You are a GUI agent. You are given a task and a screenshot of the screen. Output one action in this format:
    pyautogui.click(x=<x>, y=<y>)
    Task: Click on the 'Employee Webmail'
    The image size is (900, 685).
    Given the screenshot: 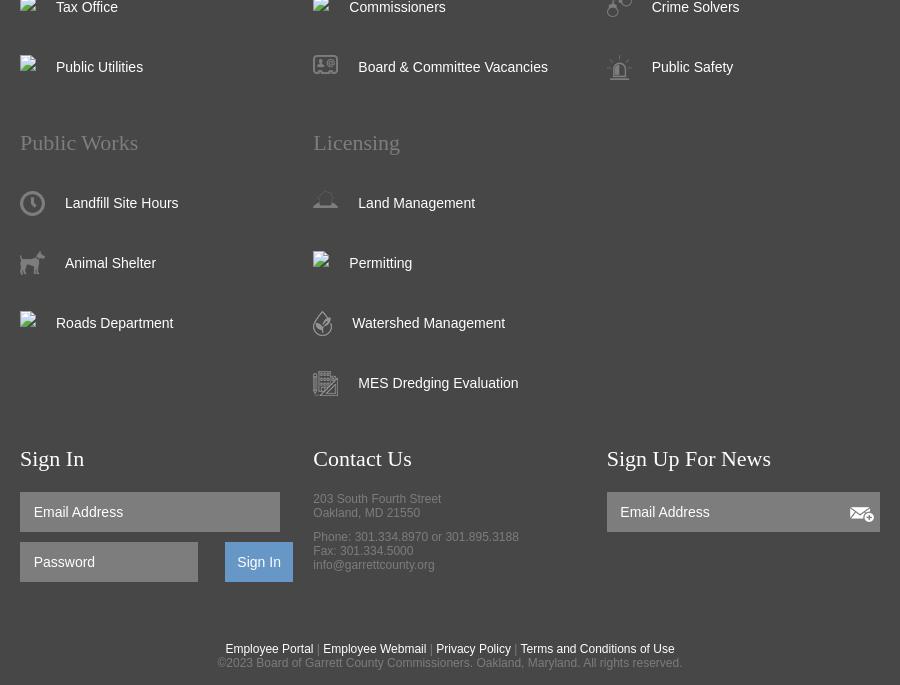 What is the action you would take?
    pyautogui.click(x=374, y=647)
    